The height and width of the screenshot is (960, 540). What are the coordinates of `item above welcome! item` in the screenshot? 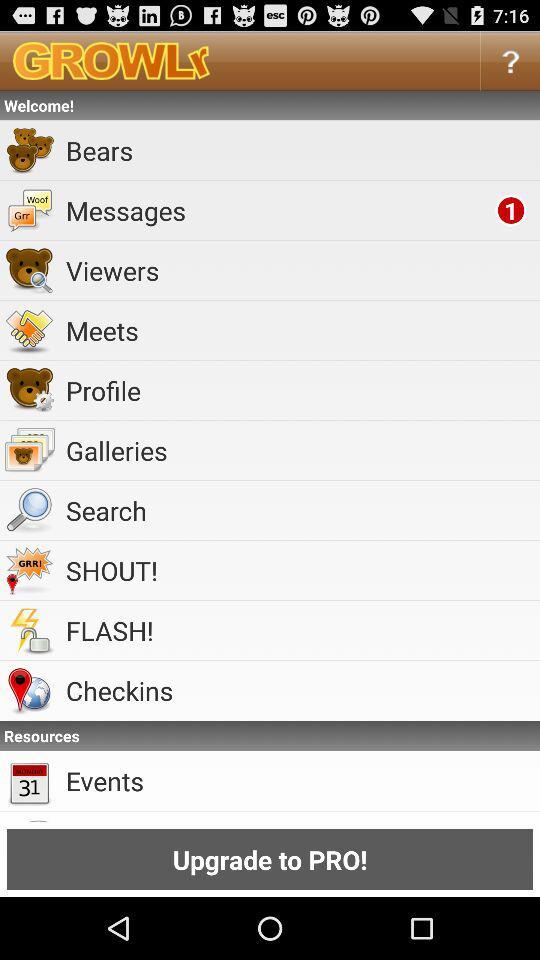 It's located at (510, 61).